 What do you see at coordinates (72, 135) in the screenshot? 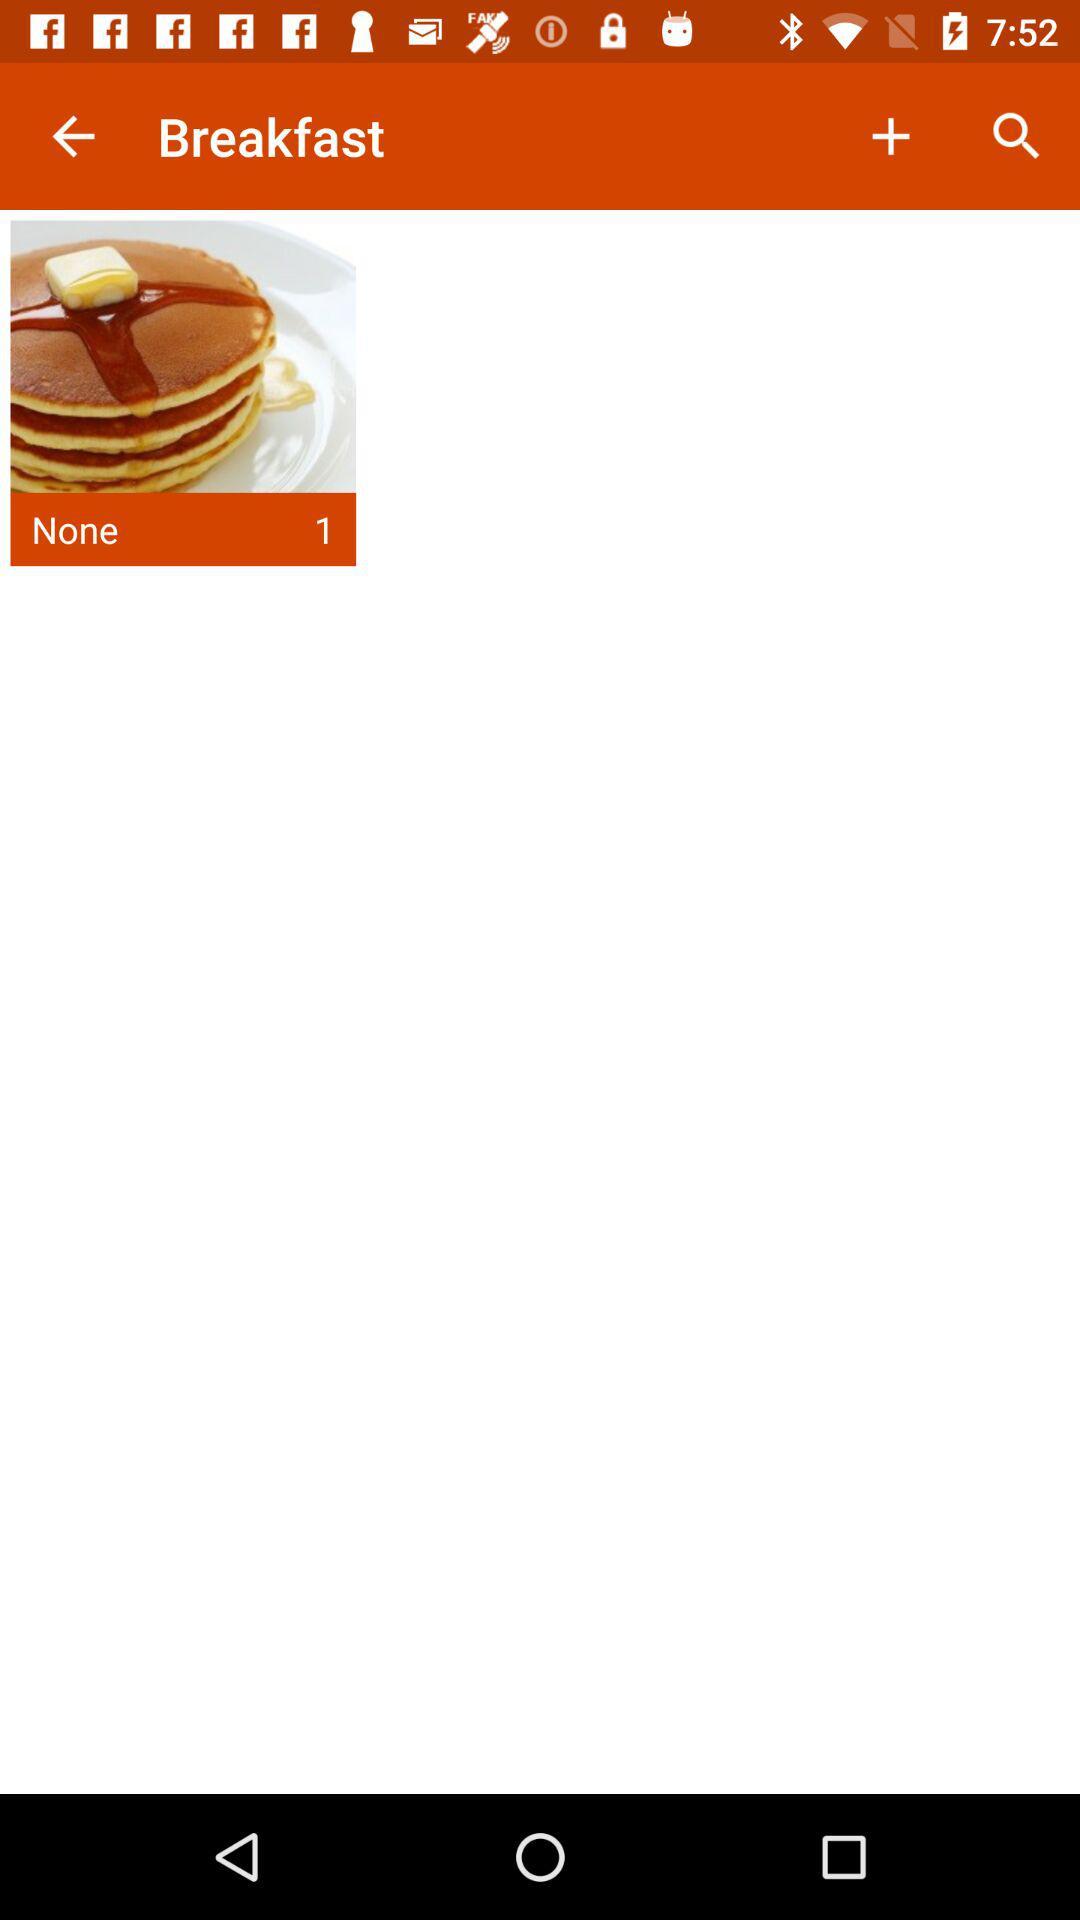
I see `item to the left of breakfast icon` at bounding box center [72, 135].